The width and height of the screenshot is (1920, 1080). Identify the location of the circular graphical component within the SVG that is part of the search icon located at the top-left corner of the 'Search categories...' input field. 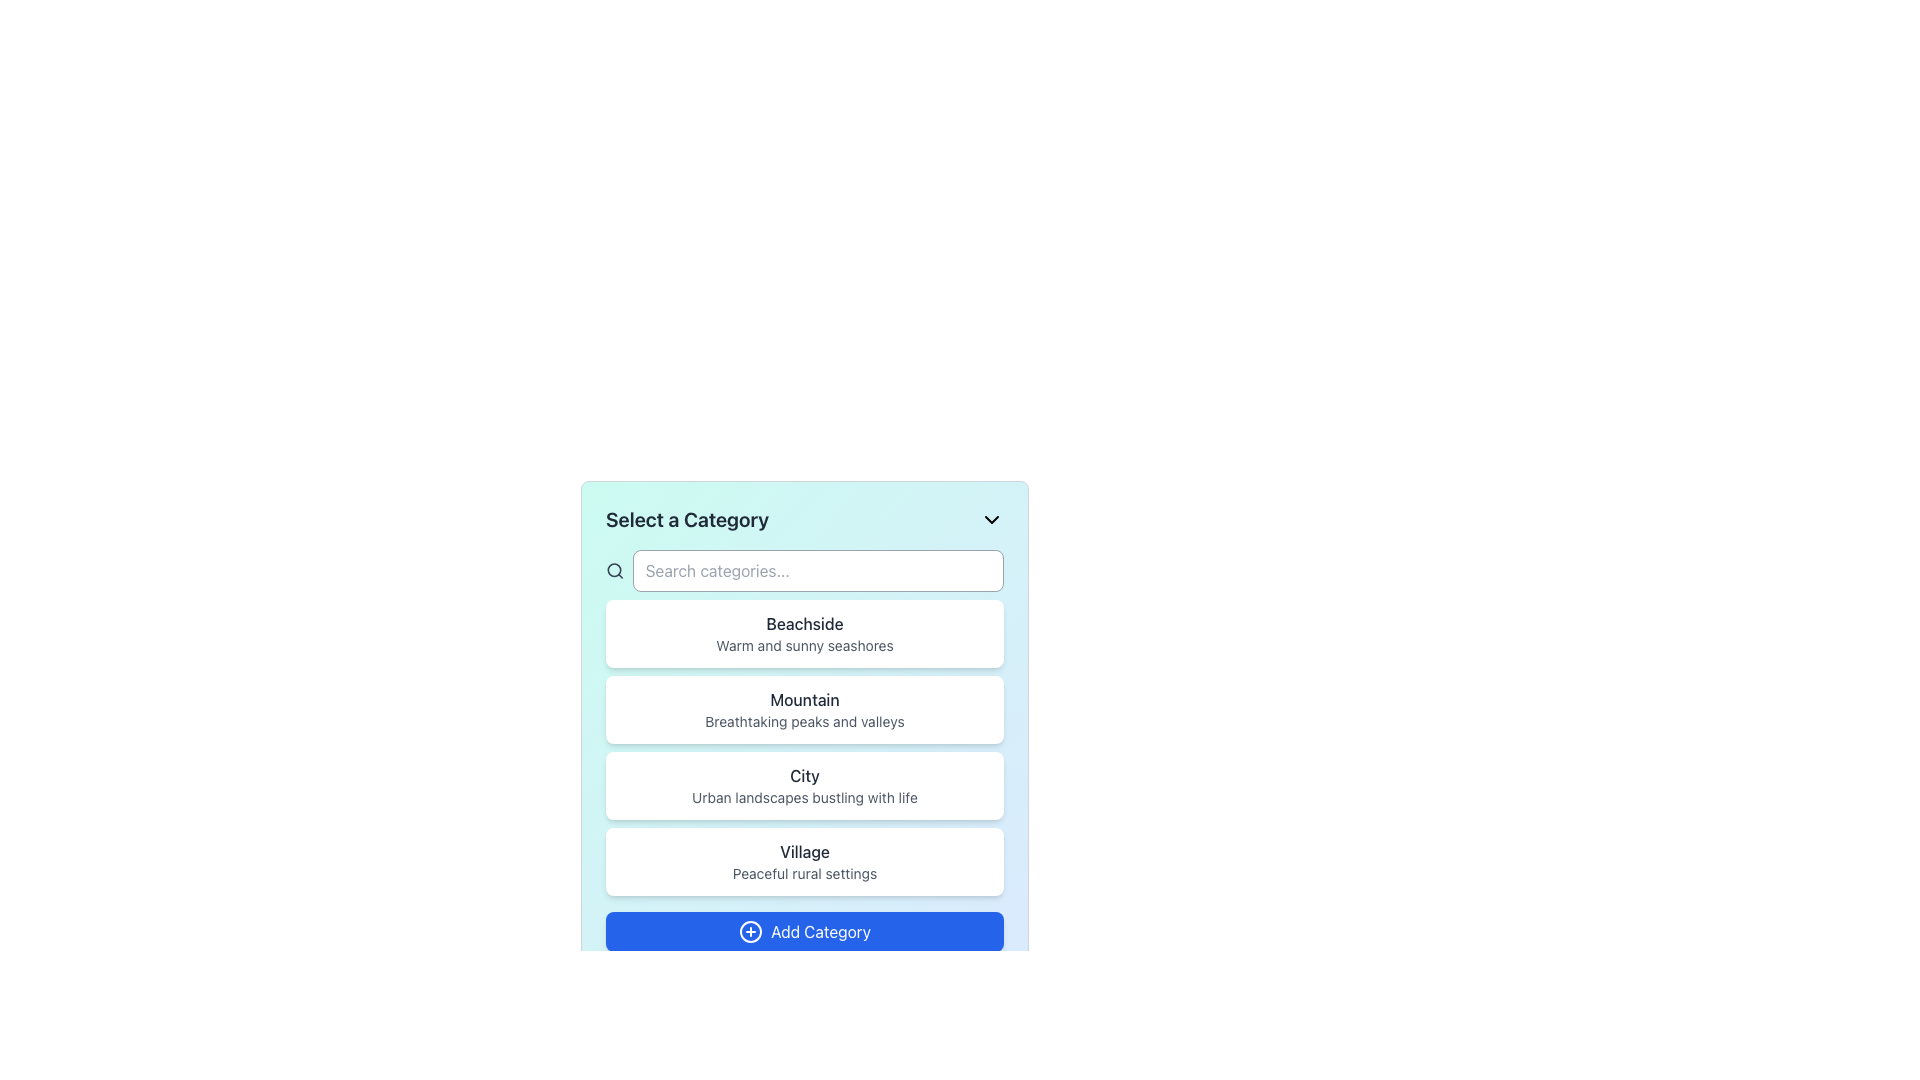
(613, 570).